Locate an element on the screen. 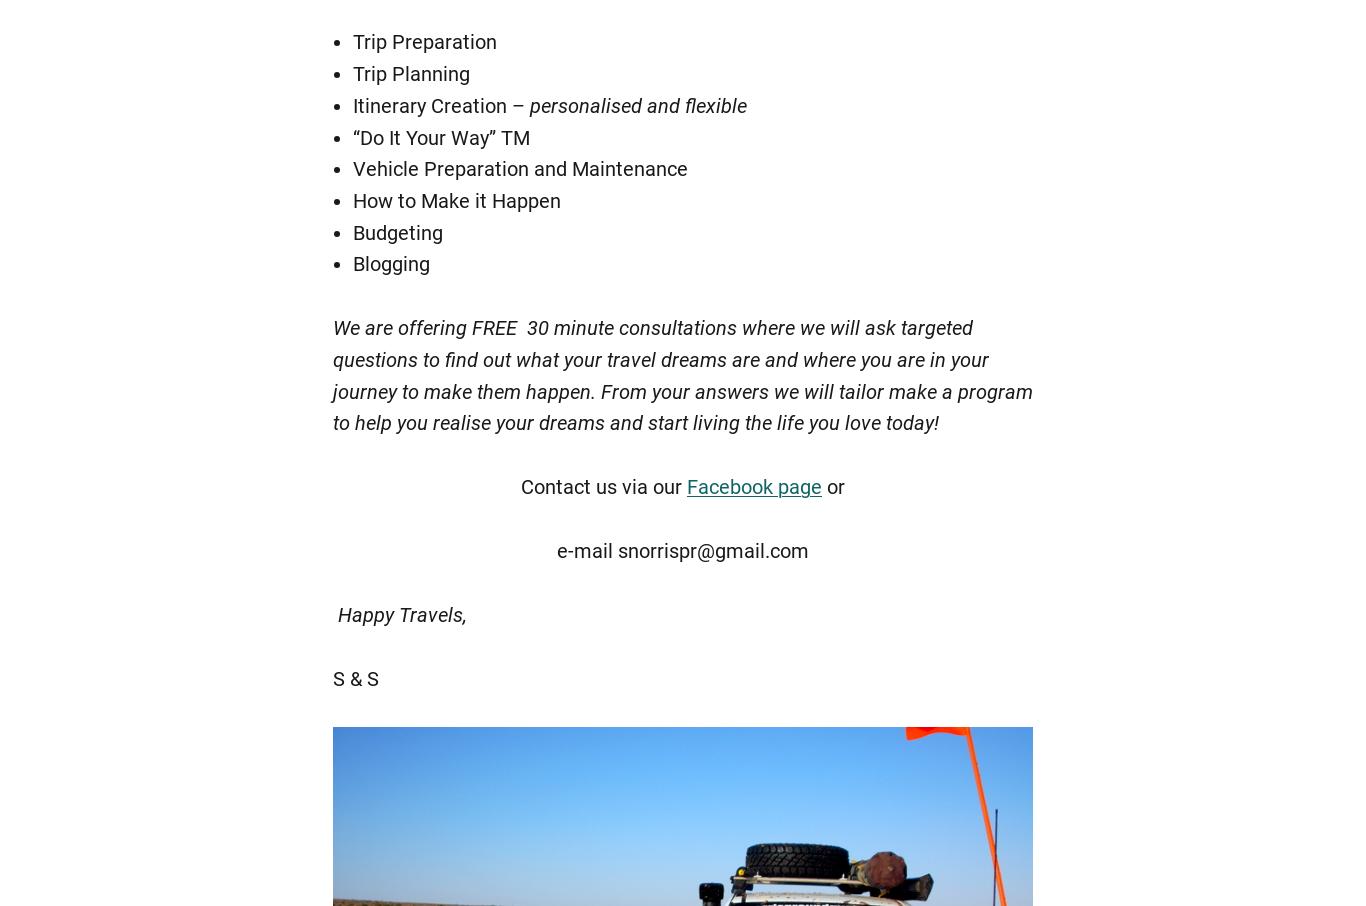  'personalised and flexible' is located at coordinates (530, 104).